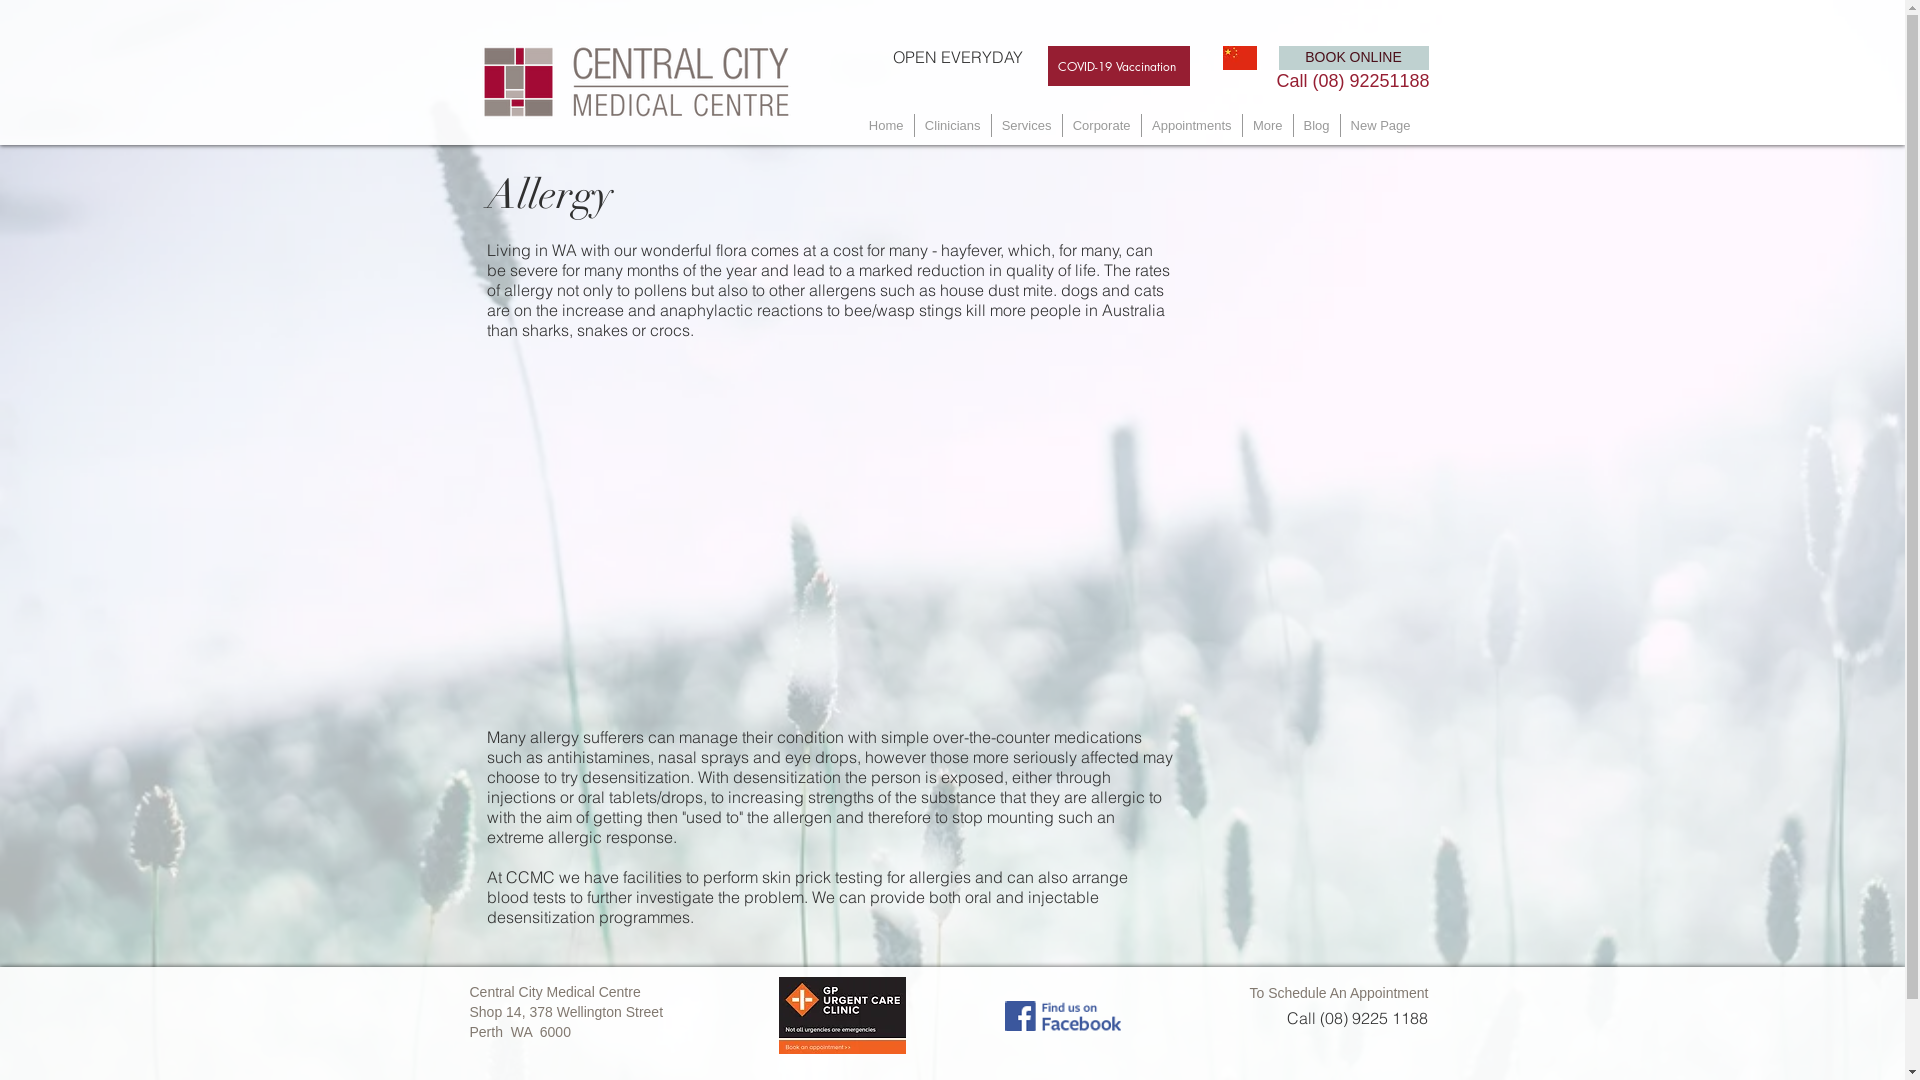 The height and width of the screenshot is (1080, 1920). What do you see at coordinates (634, 80) in the screenshot?
I see `'Central City Medical Centre Logo'` at bounding box center [634, 80].